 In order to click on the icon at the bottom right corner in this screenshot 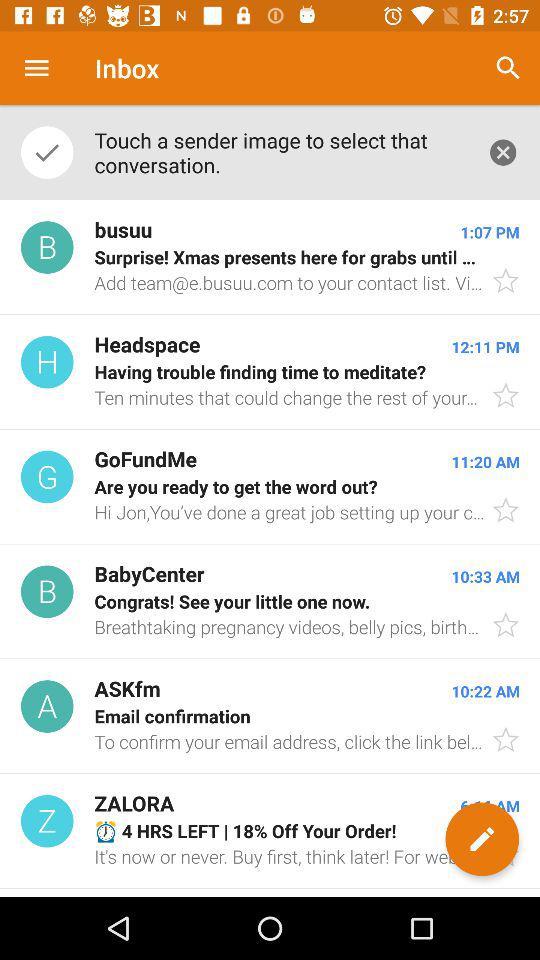, I will do `click(481, 839)`.